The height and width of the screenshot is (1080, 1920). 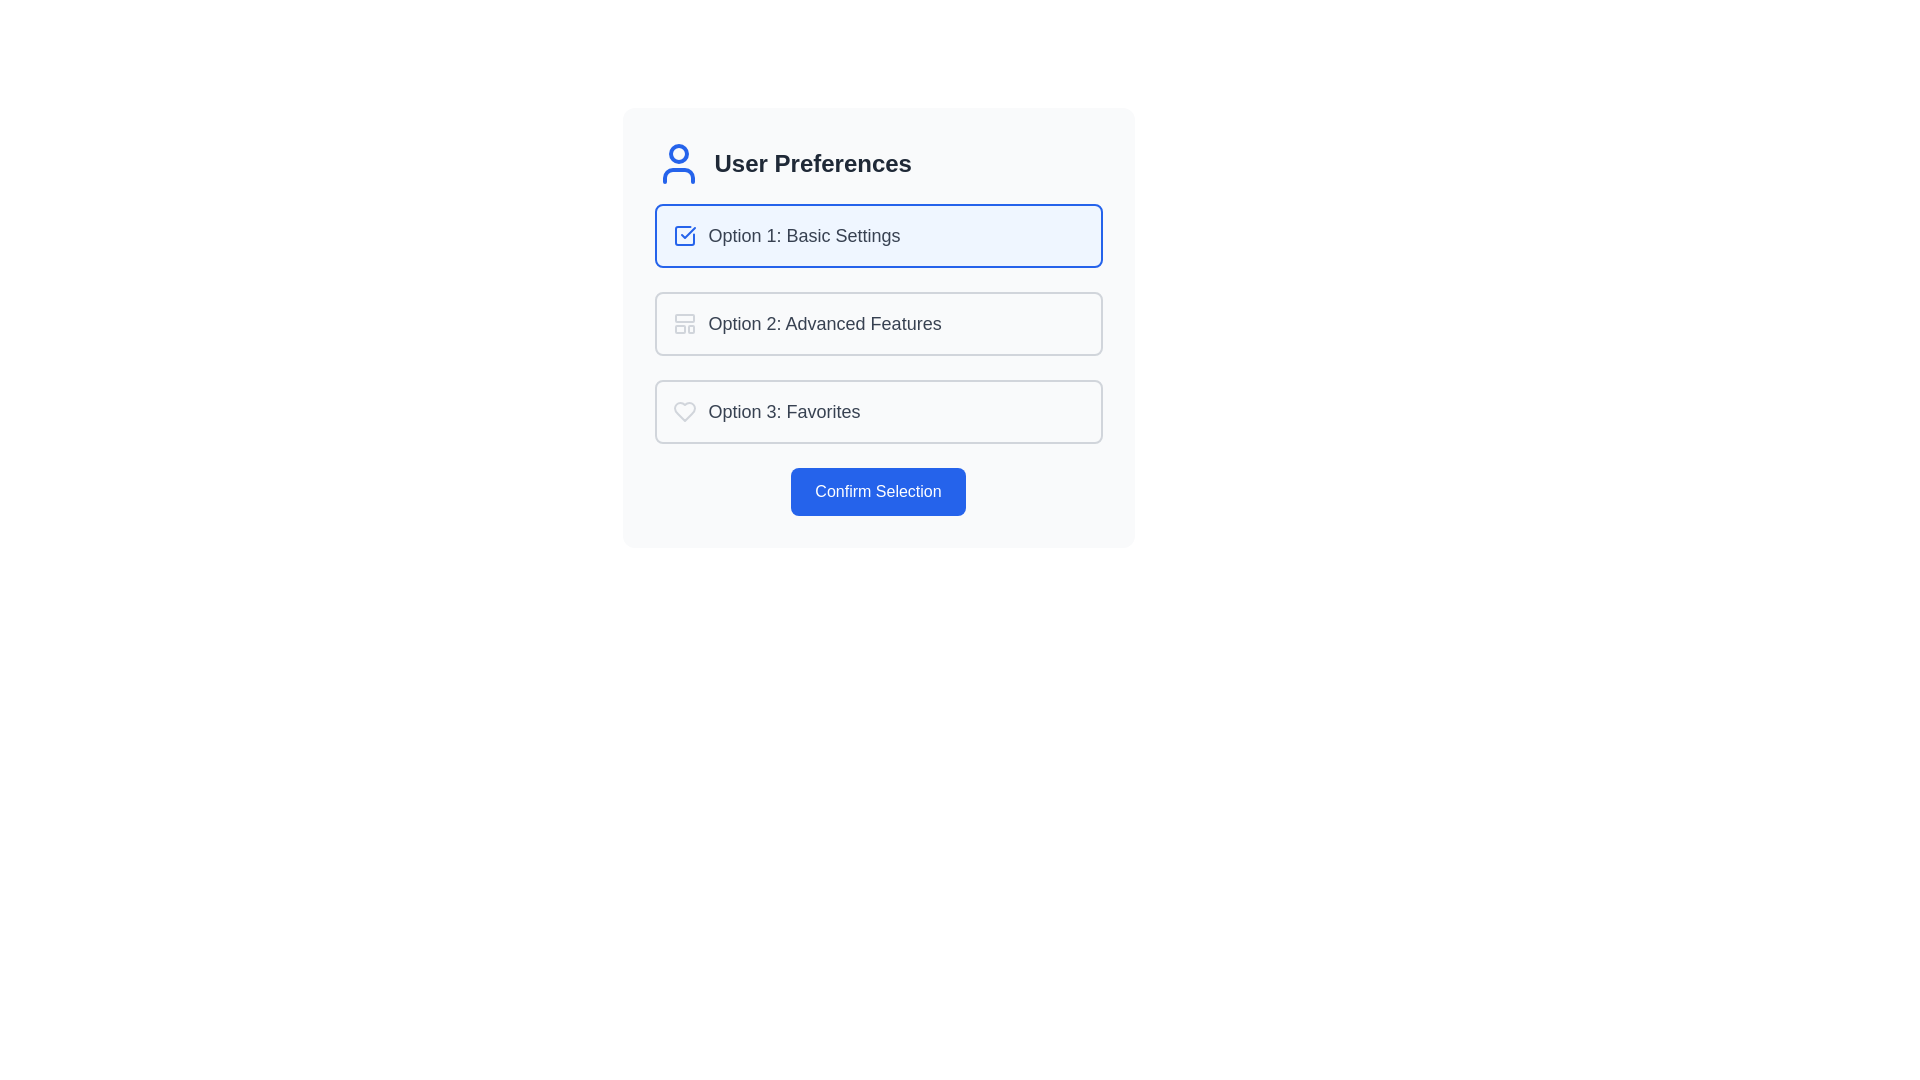 I want to click on the static text label reading 'Option 3: Favorites' which is part of the selectable panel under 'User Preferences', so click(x=783, y=411).